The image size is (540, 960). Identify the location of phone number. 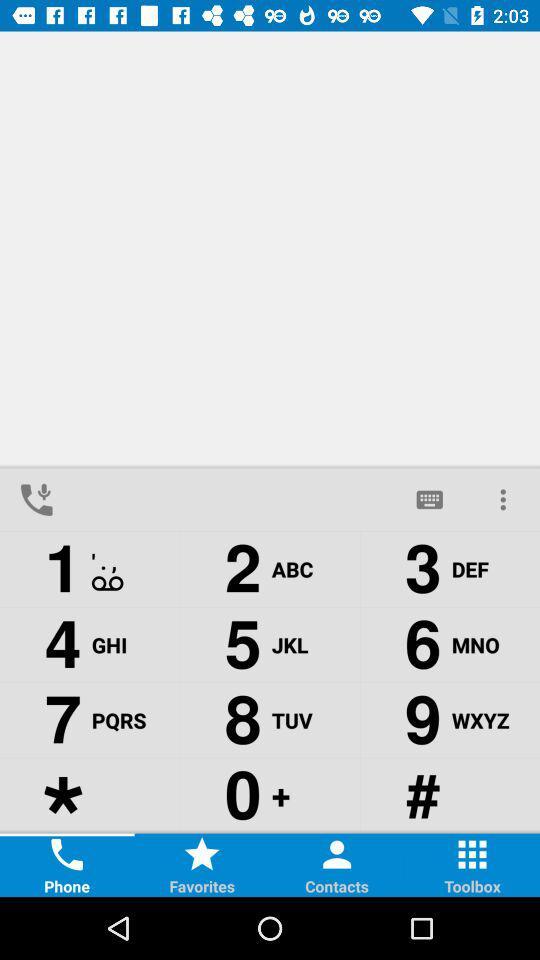
(232, 498).